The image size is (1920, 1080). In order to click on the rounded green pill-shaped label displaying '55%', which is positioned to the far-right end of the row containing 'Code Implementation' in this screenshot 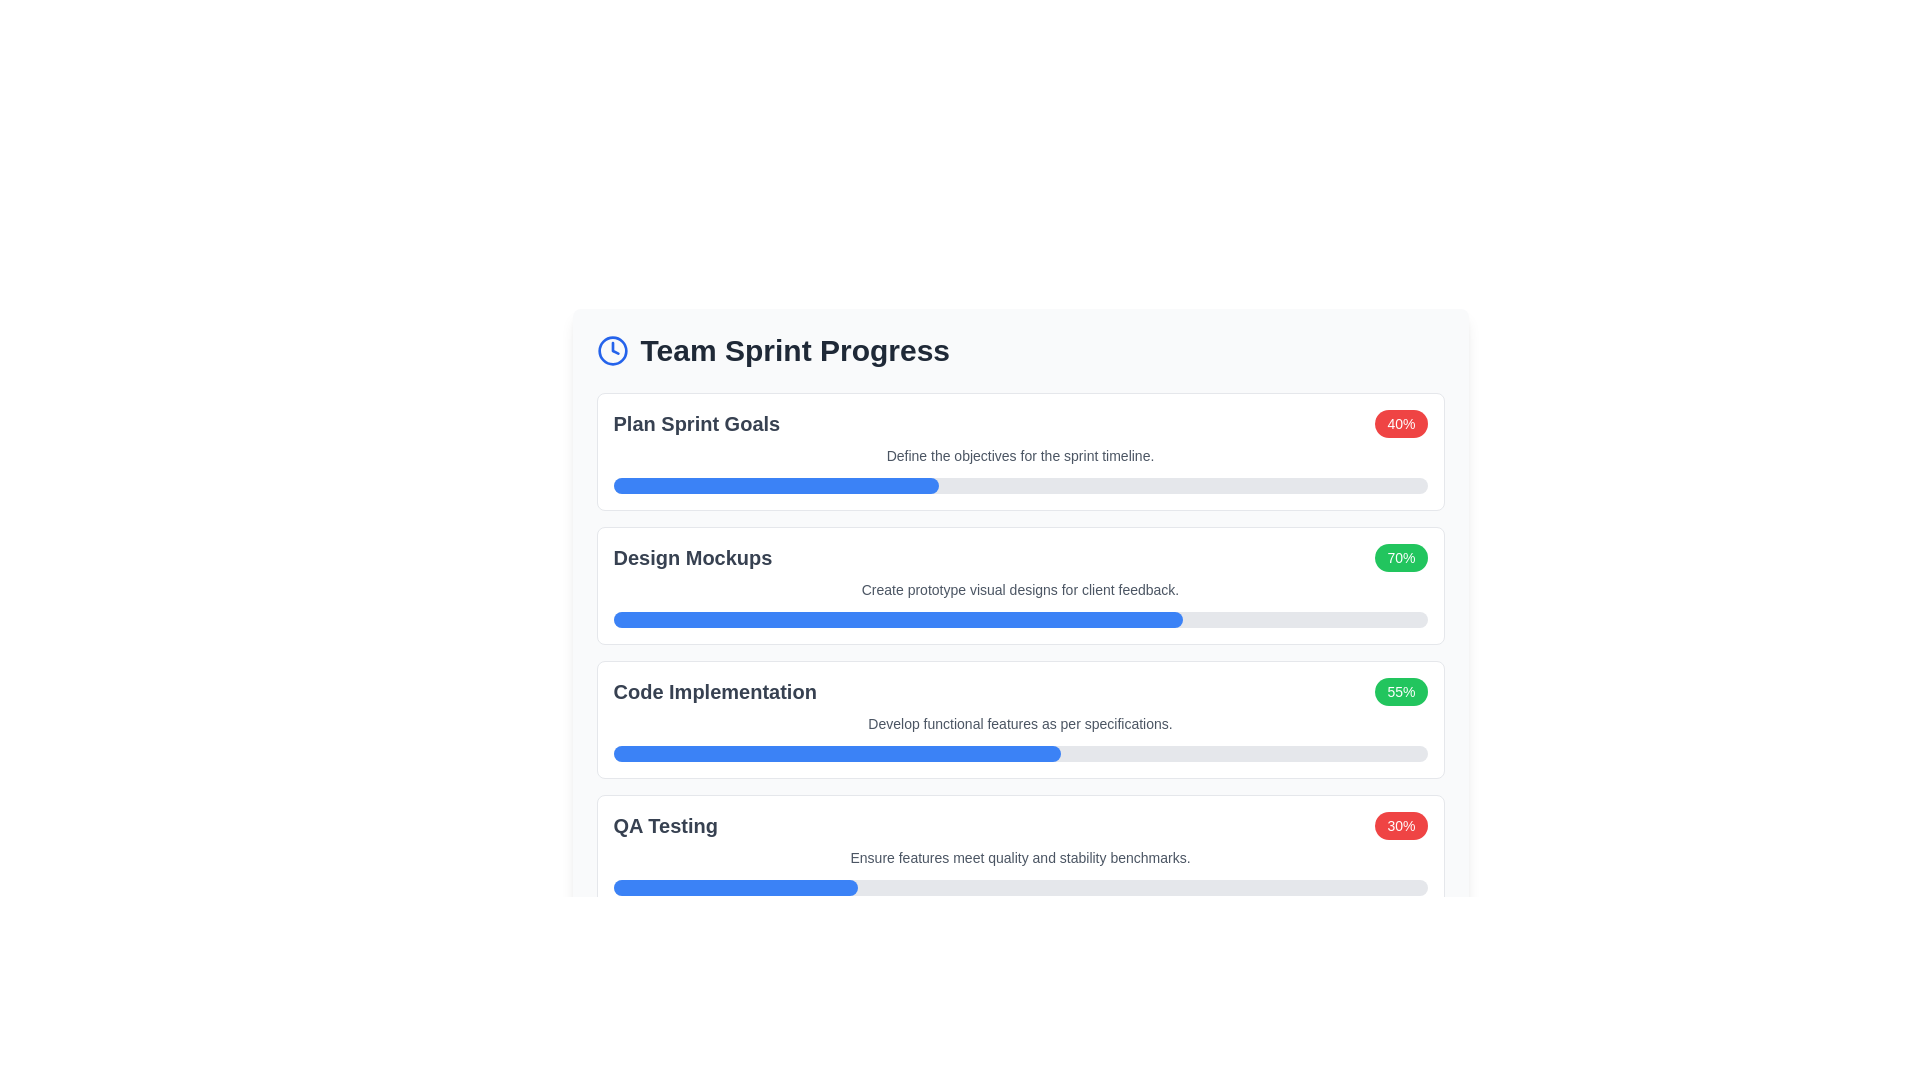, I will do `click(1400, 690)`.